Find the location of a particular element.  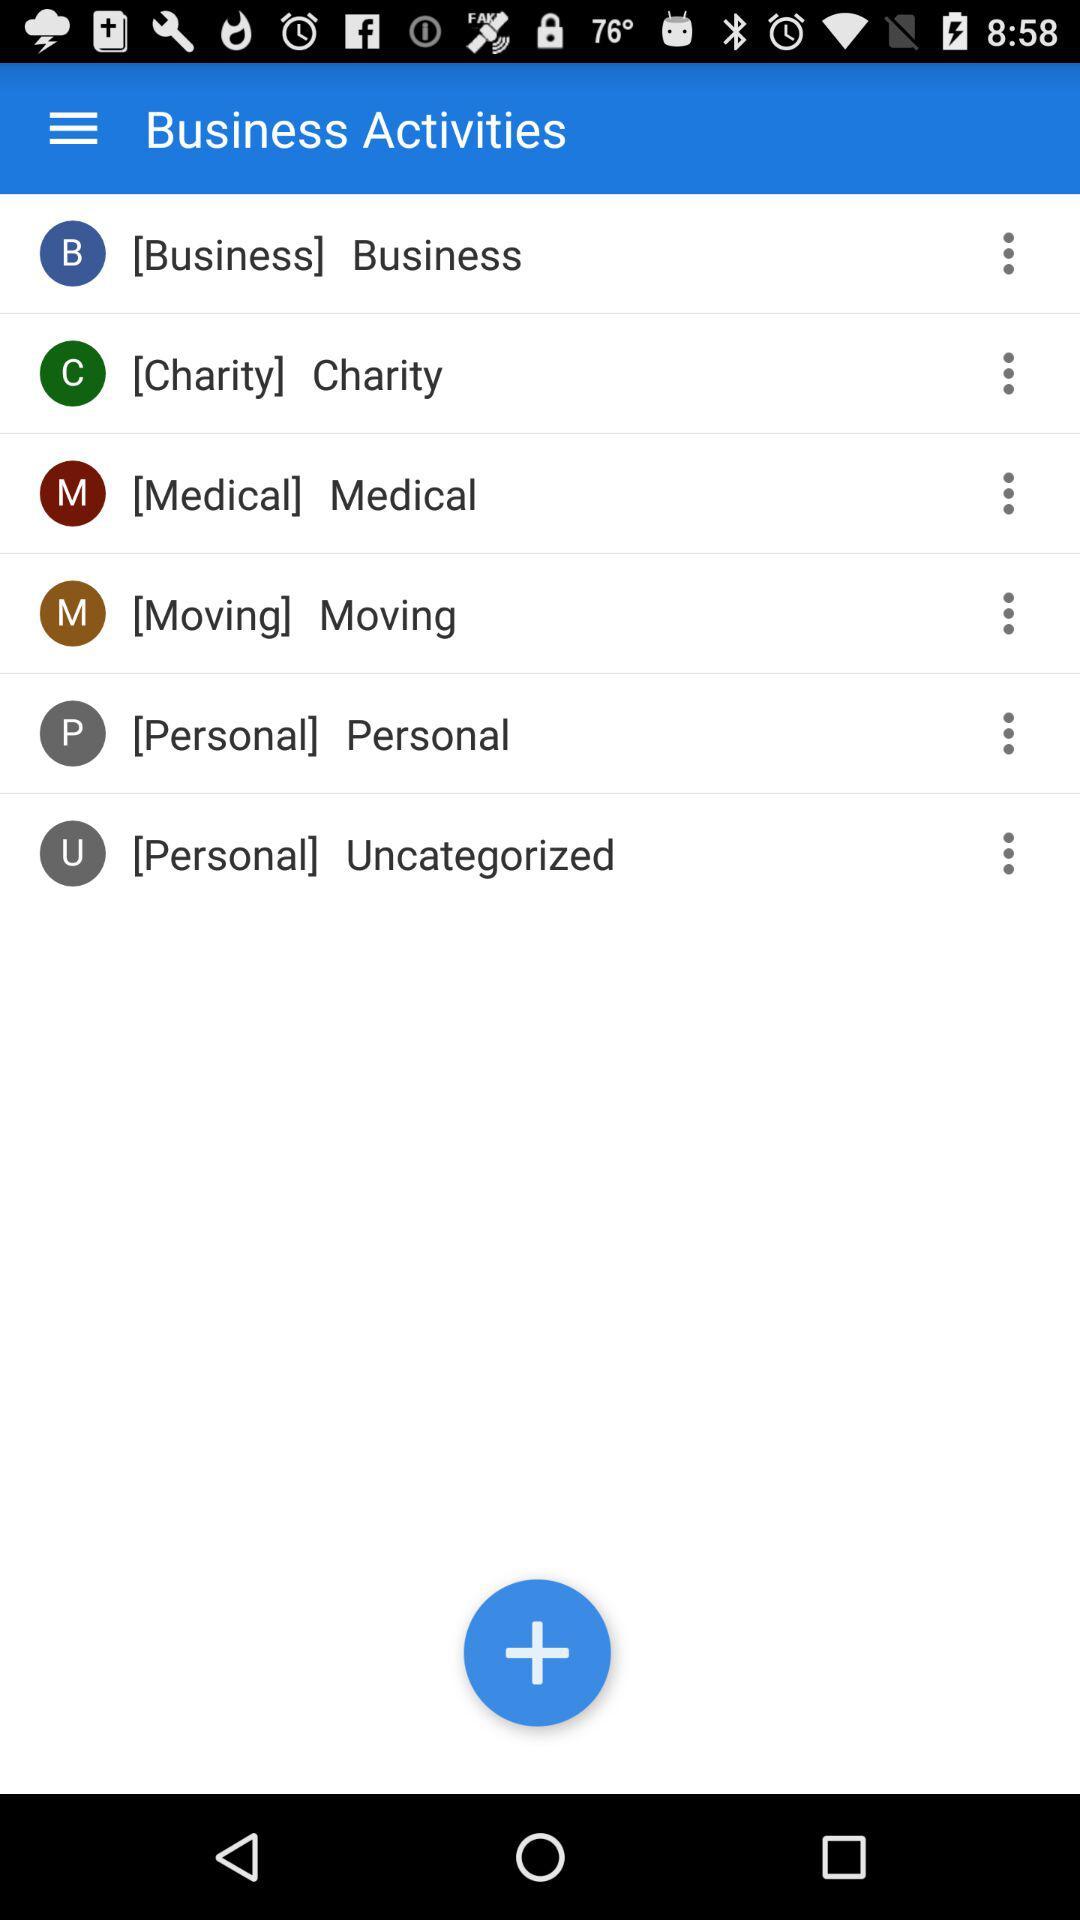

uncategorized icon is located at coordinates (480, 853).